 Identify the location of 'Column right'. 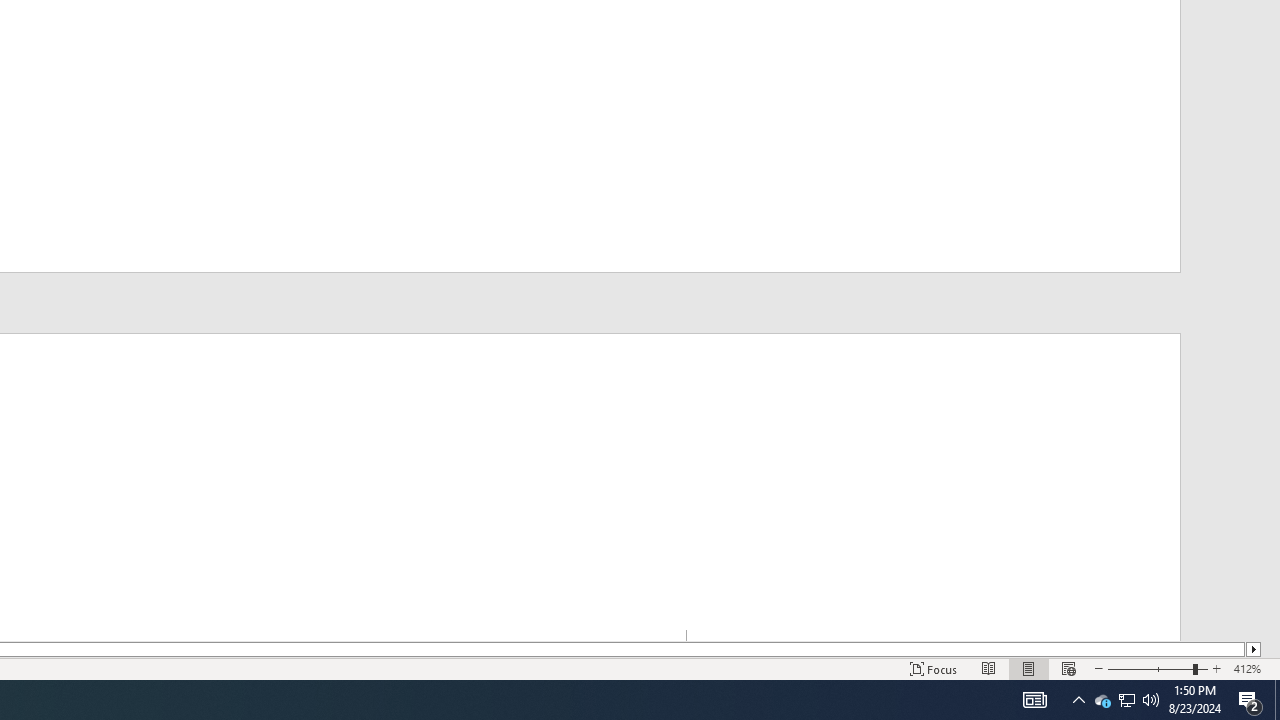
(1253, 649).